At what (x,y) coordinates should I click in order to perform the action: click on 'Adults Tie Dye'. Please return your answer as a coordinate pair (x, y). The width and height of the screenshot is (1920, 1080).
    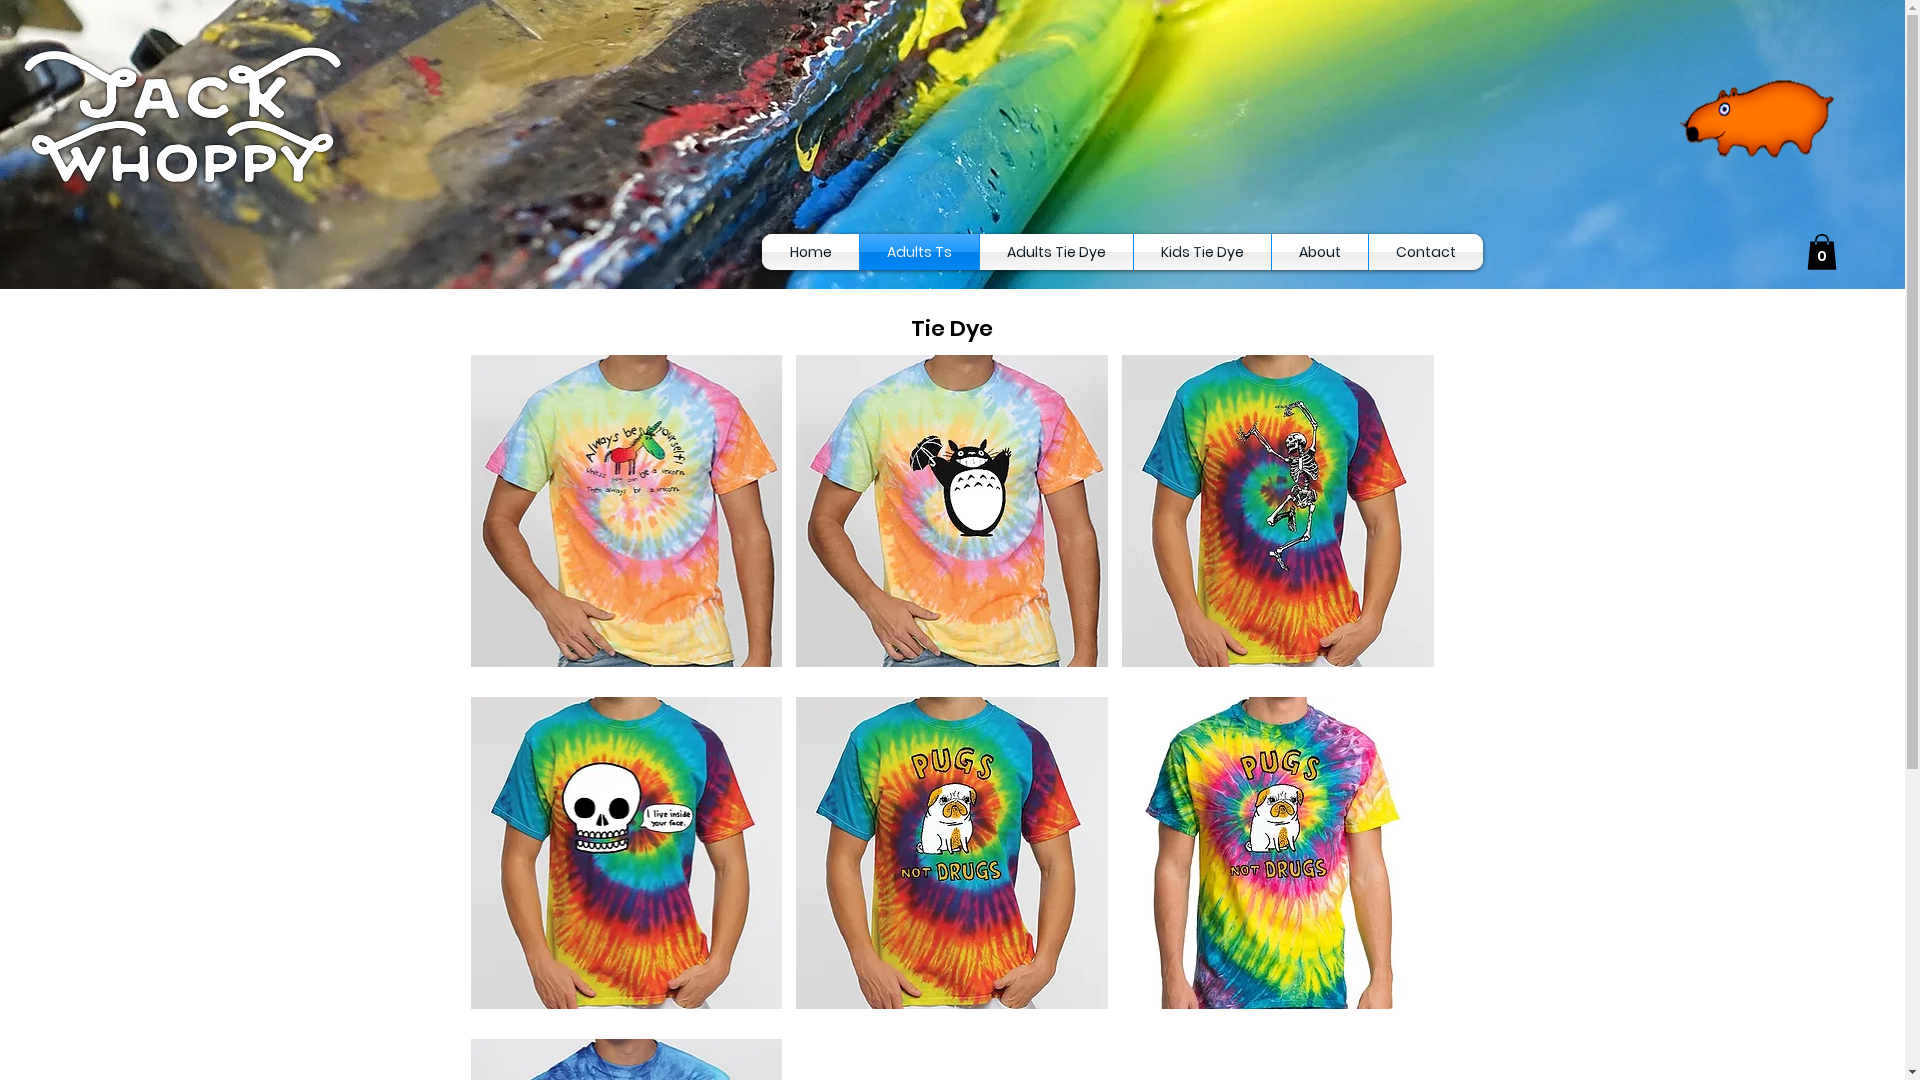
    Looking at the image, I should click on (979, 250).